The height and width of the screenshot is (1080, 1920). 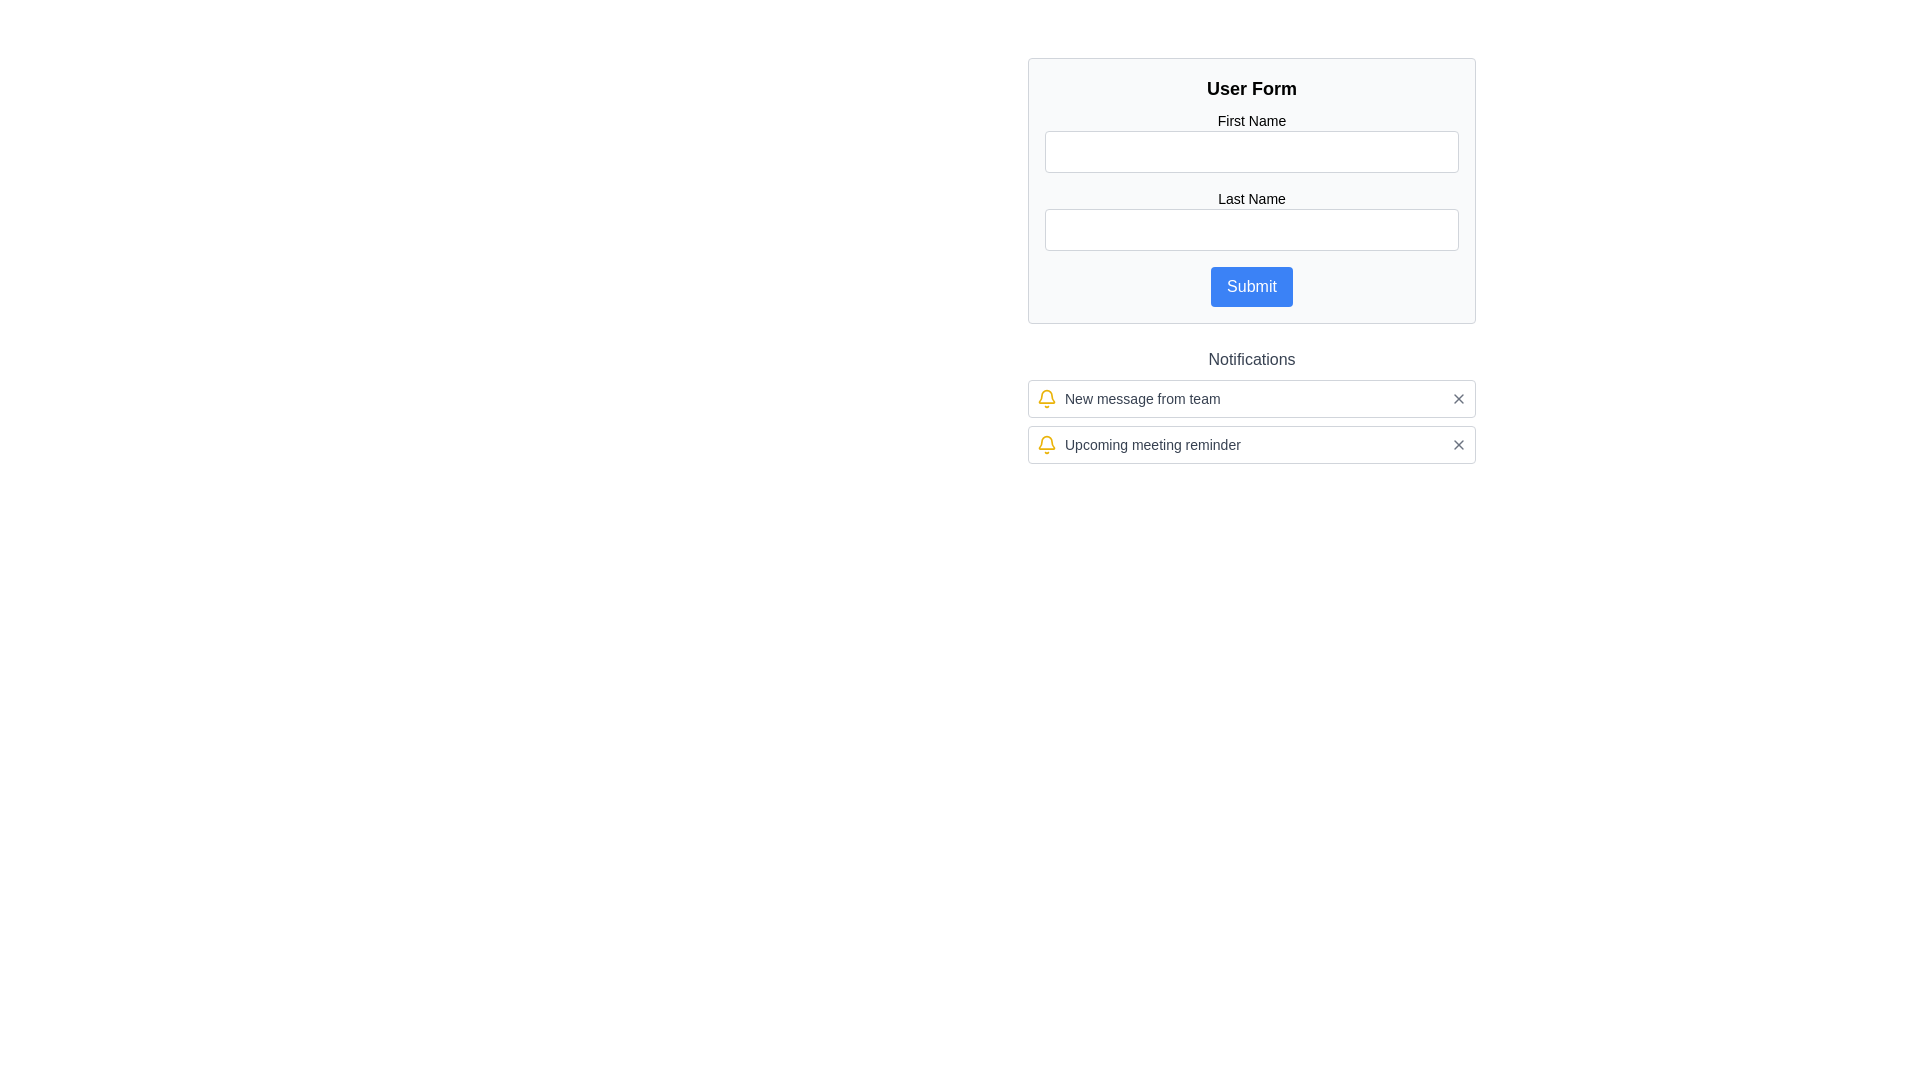 I want to click on notification content of the Text Label that displays 'Upcoming meeting reminder', located below the first notification in the 'Notifications' section, so click(x=1138, y=443).